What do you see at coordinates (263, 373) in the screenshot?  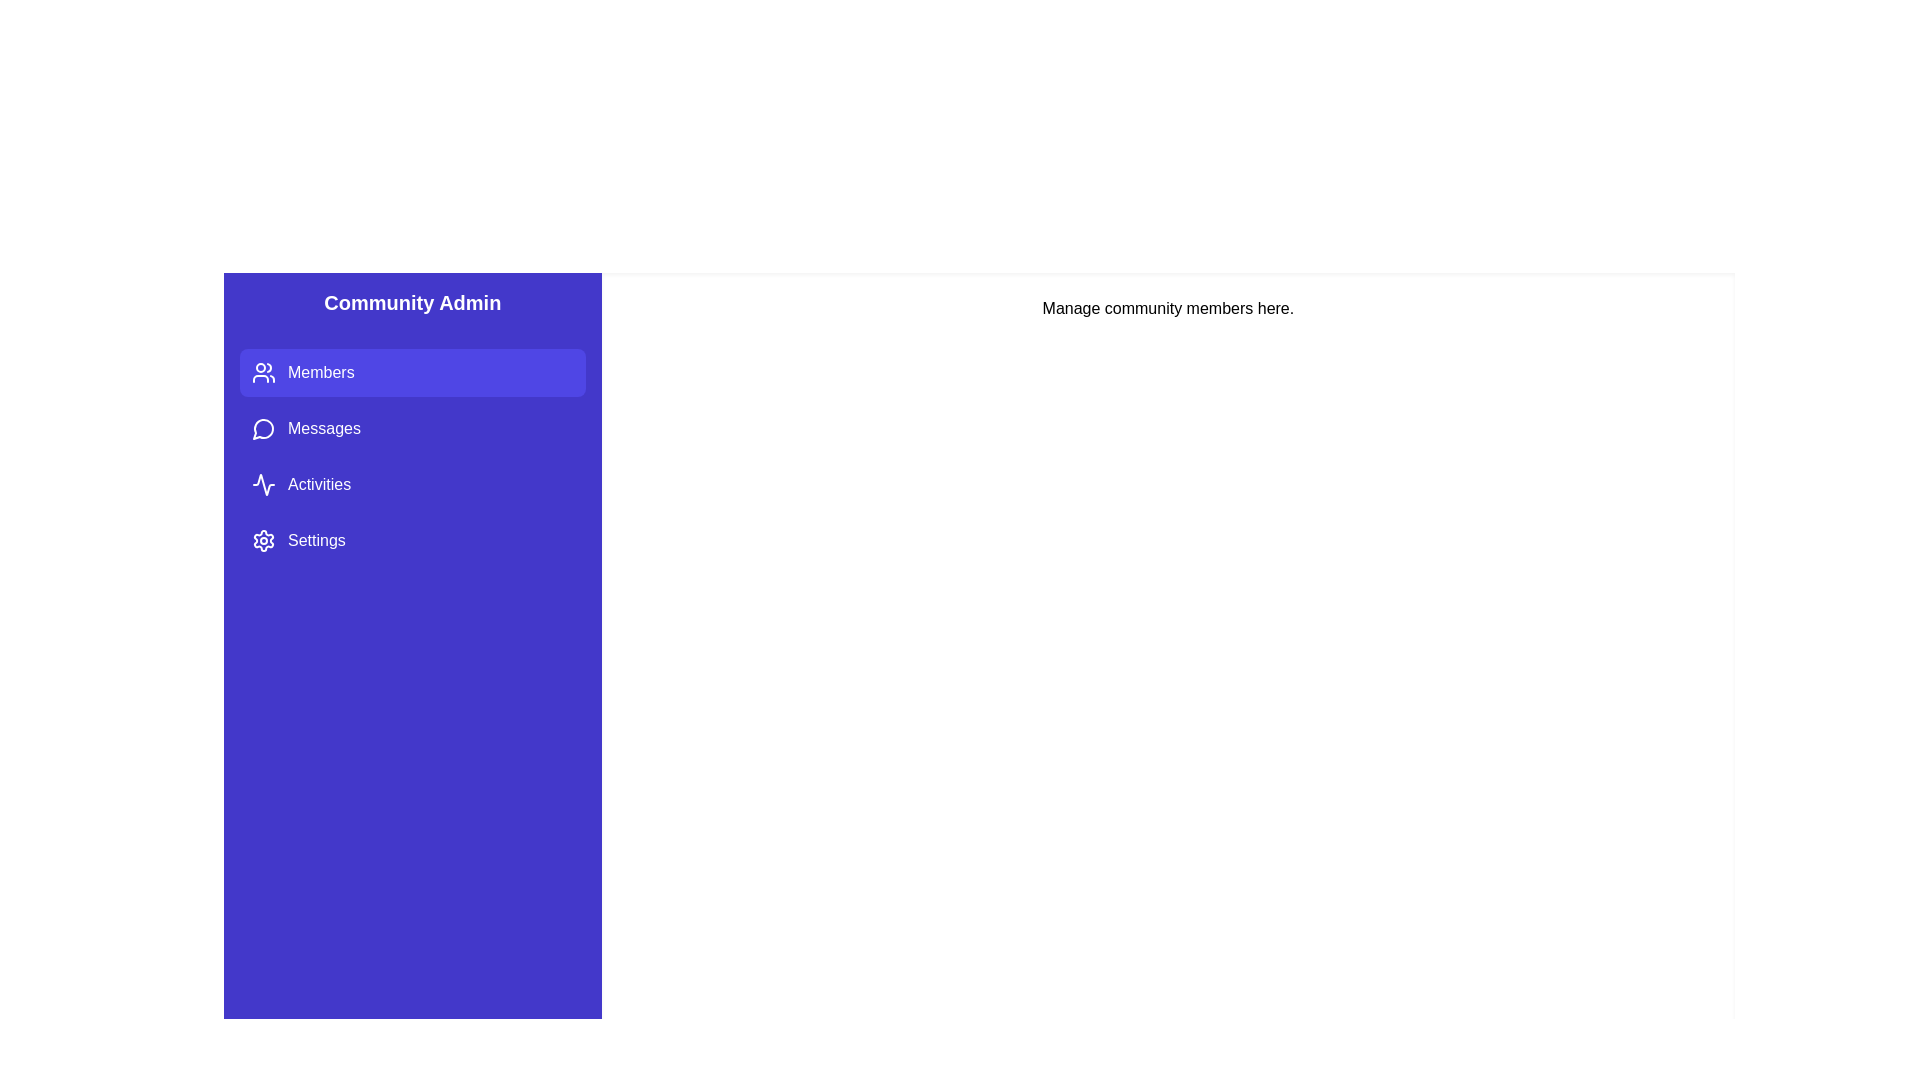 I see `the 'Members' icon located in the left-side navigation panel, which visually represents the Members section and is positioned above the other icons for Messages, Activities, and Settings` at bounding box center [263, 373].